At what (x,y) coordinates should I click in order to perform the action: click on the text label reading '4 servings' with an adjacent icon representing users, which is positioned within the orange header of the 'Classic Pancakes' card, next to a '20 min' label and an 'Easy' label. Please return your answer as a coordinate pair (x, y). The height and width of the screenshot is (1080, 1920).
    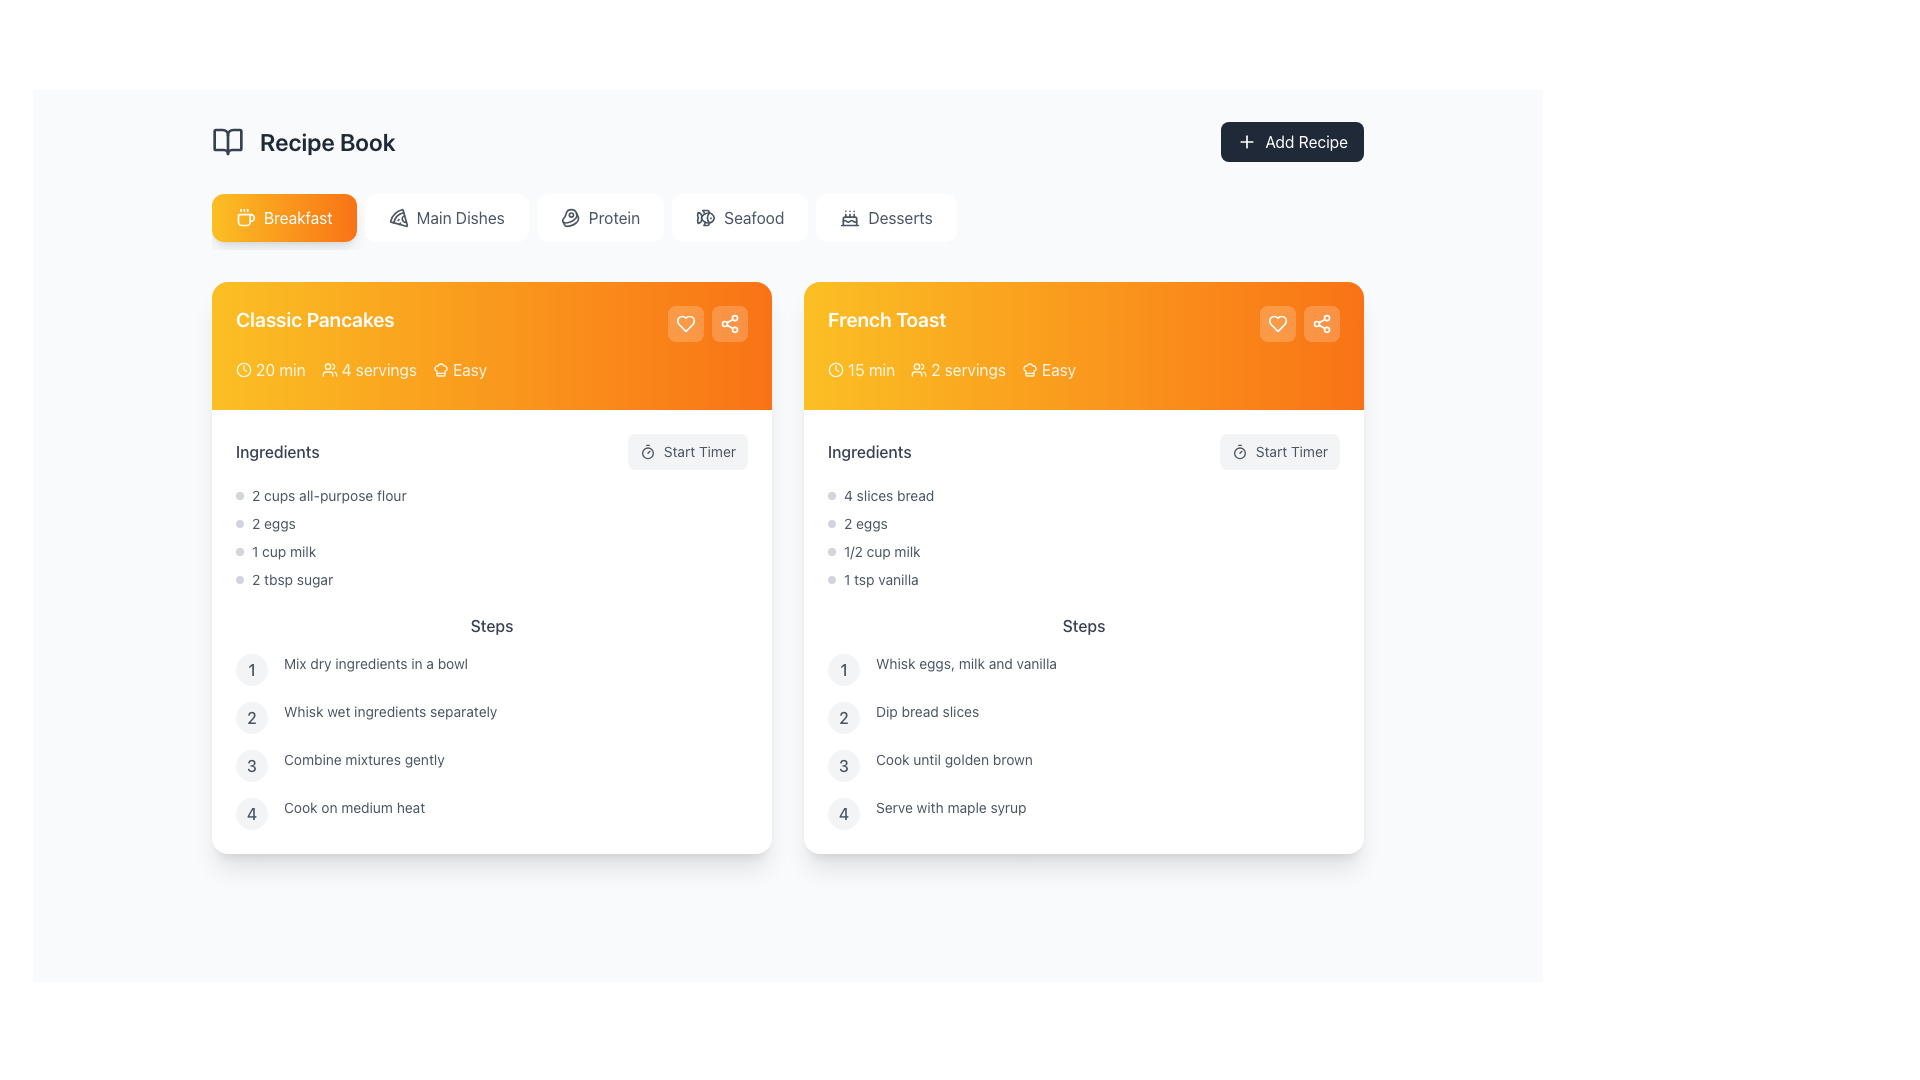
    Looking at the image, I should click on (369, 370).